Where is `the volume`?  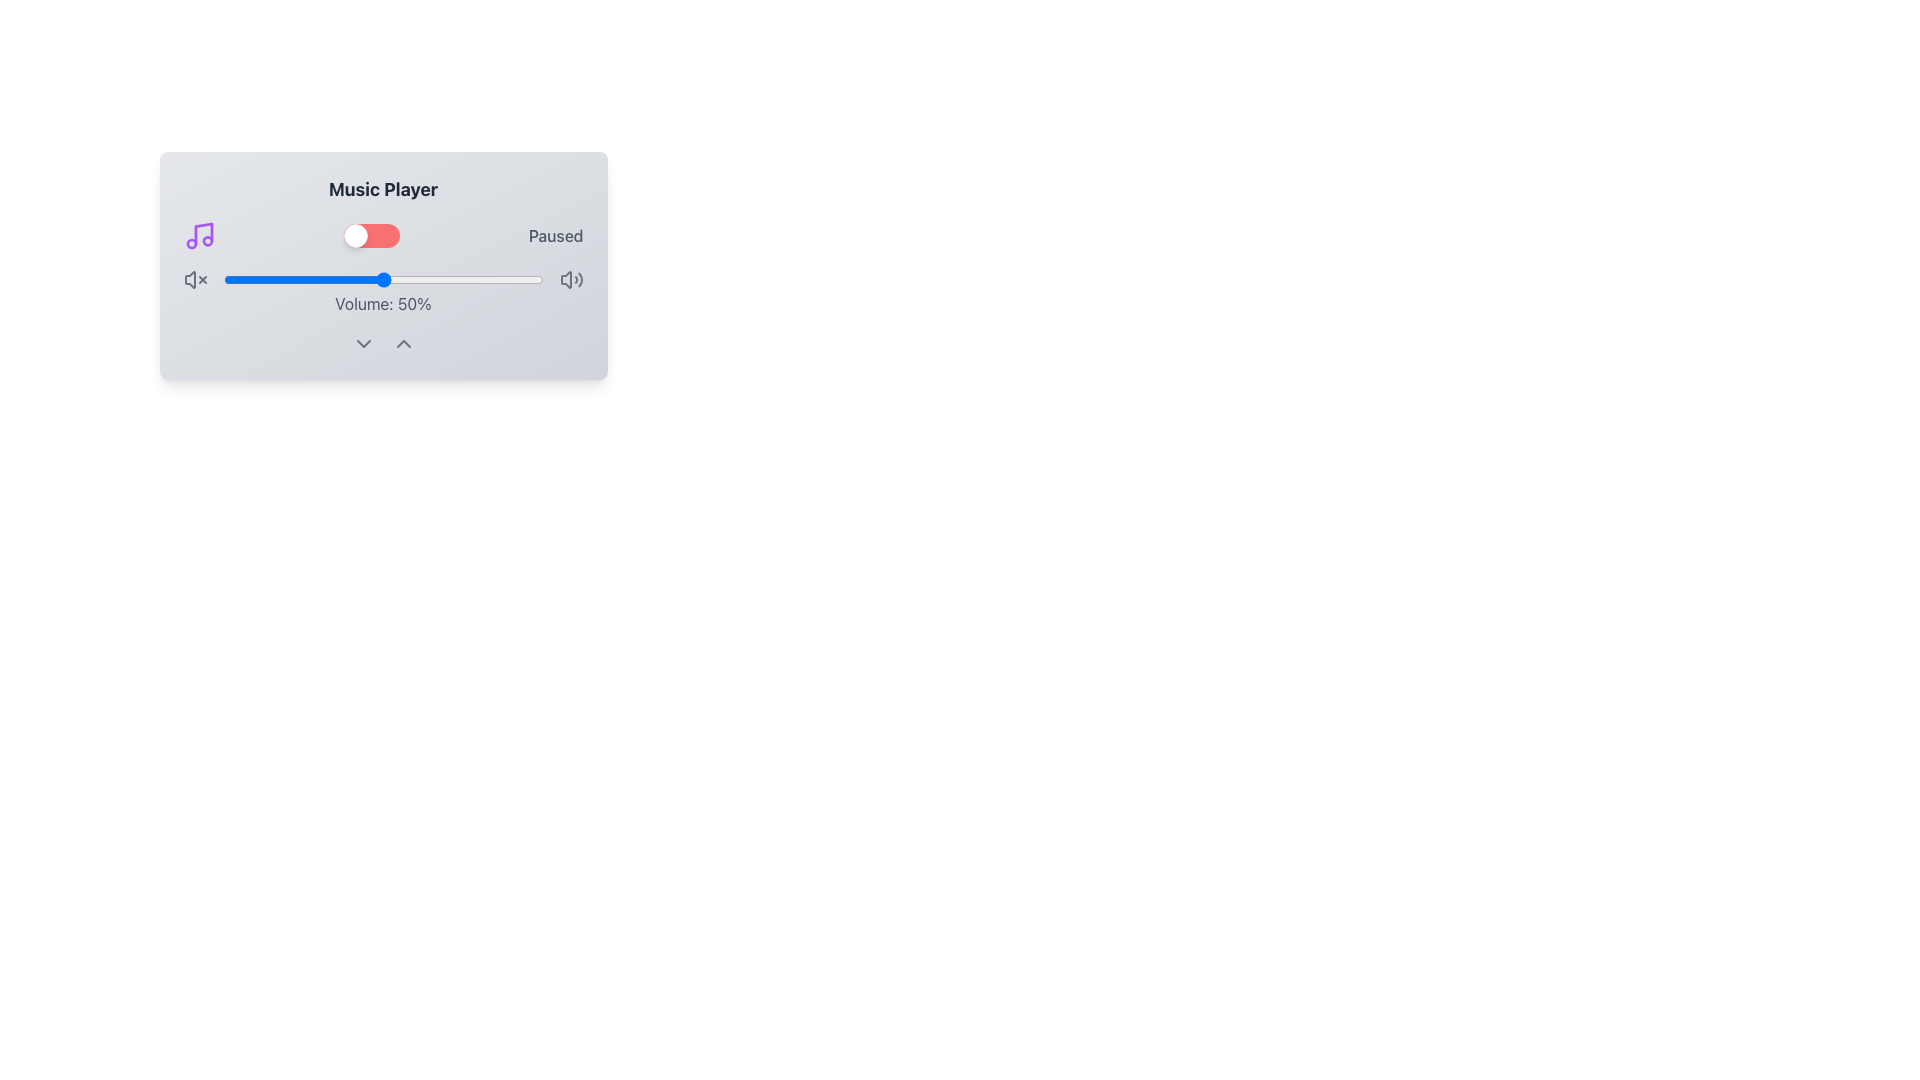
the volume is located at coordinates (443, 280).